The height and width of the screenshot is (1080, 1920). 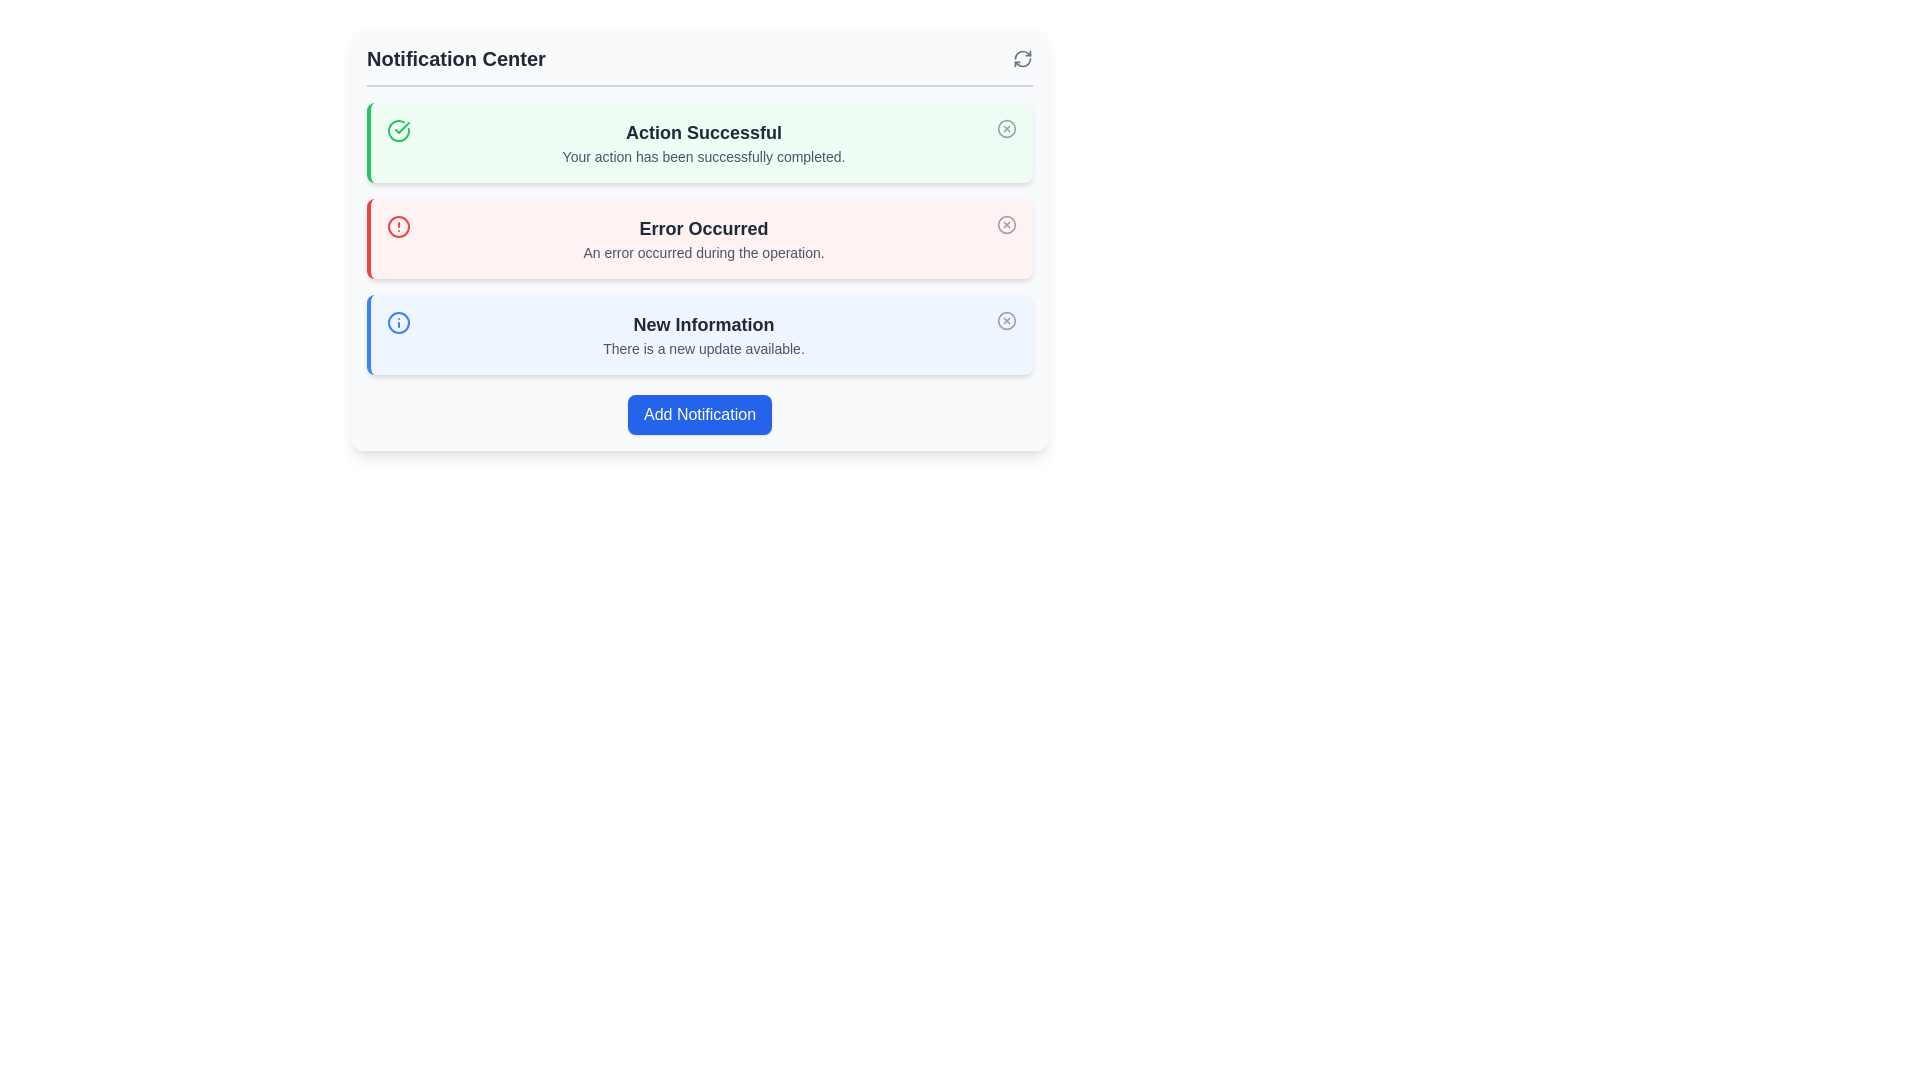 I want to click on the circular blue information icon located at the leftmost side of the 'New Information' notification box, which is the third notification in the notification center, so click(x=398, y=322).